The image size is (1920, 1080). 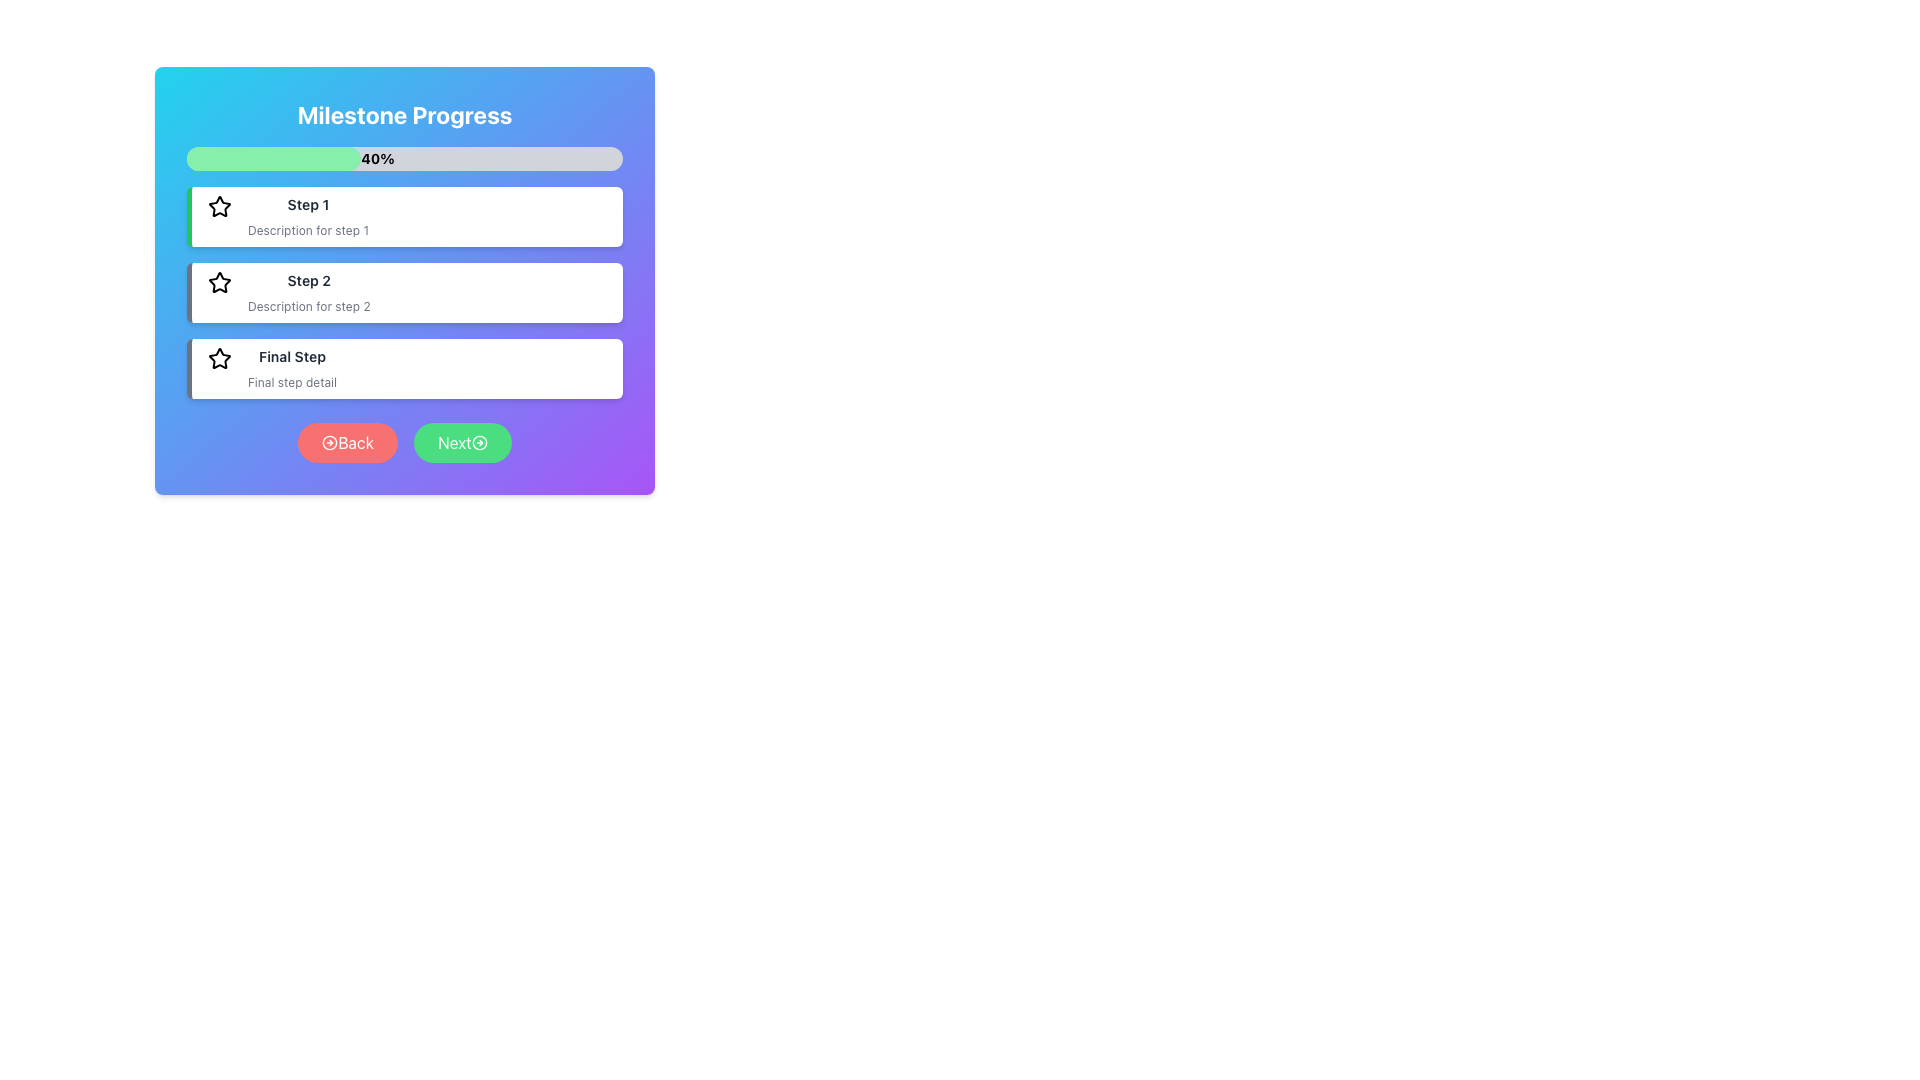 What do you see at coordinates (478, 442) in the screenshot?
I see `the green round button labeled 'Next' that contains a decorative icon with a right-pointing arrow to proceed` at bounding box center [478, 442].